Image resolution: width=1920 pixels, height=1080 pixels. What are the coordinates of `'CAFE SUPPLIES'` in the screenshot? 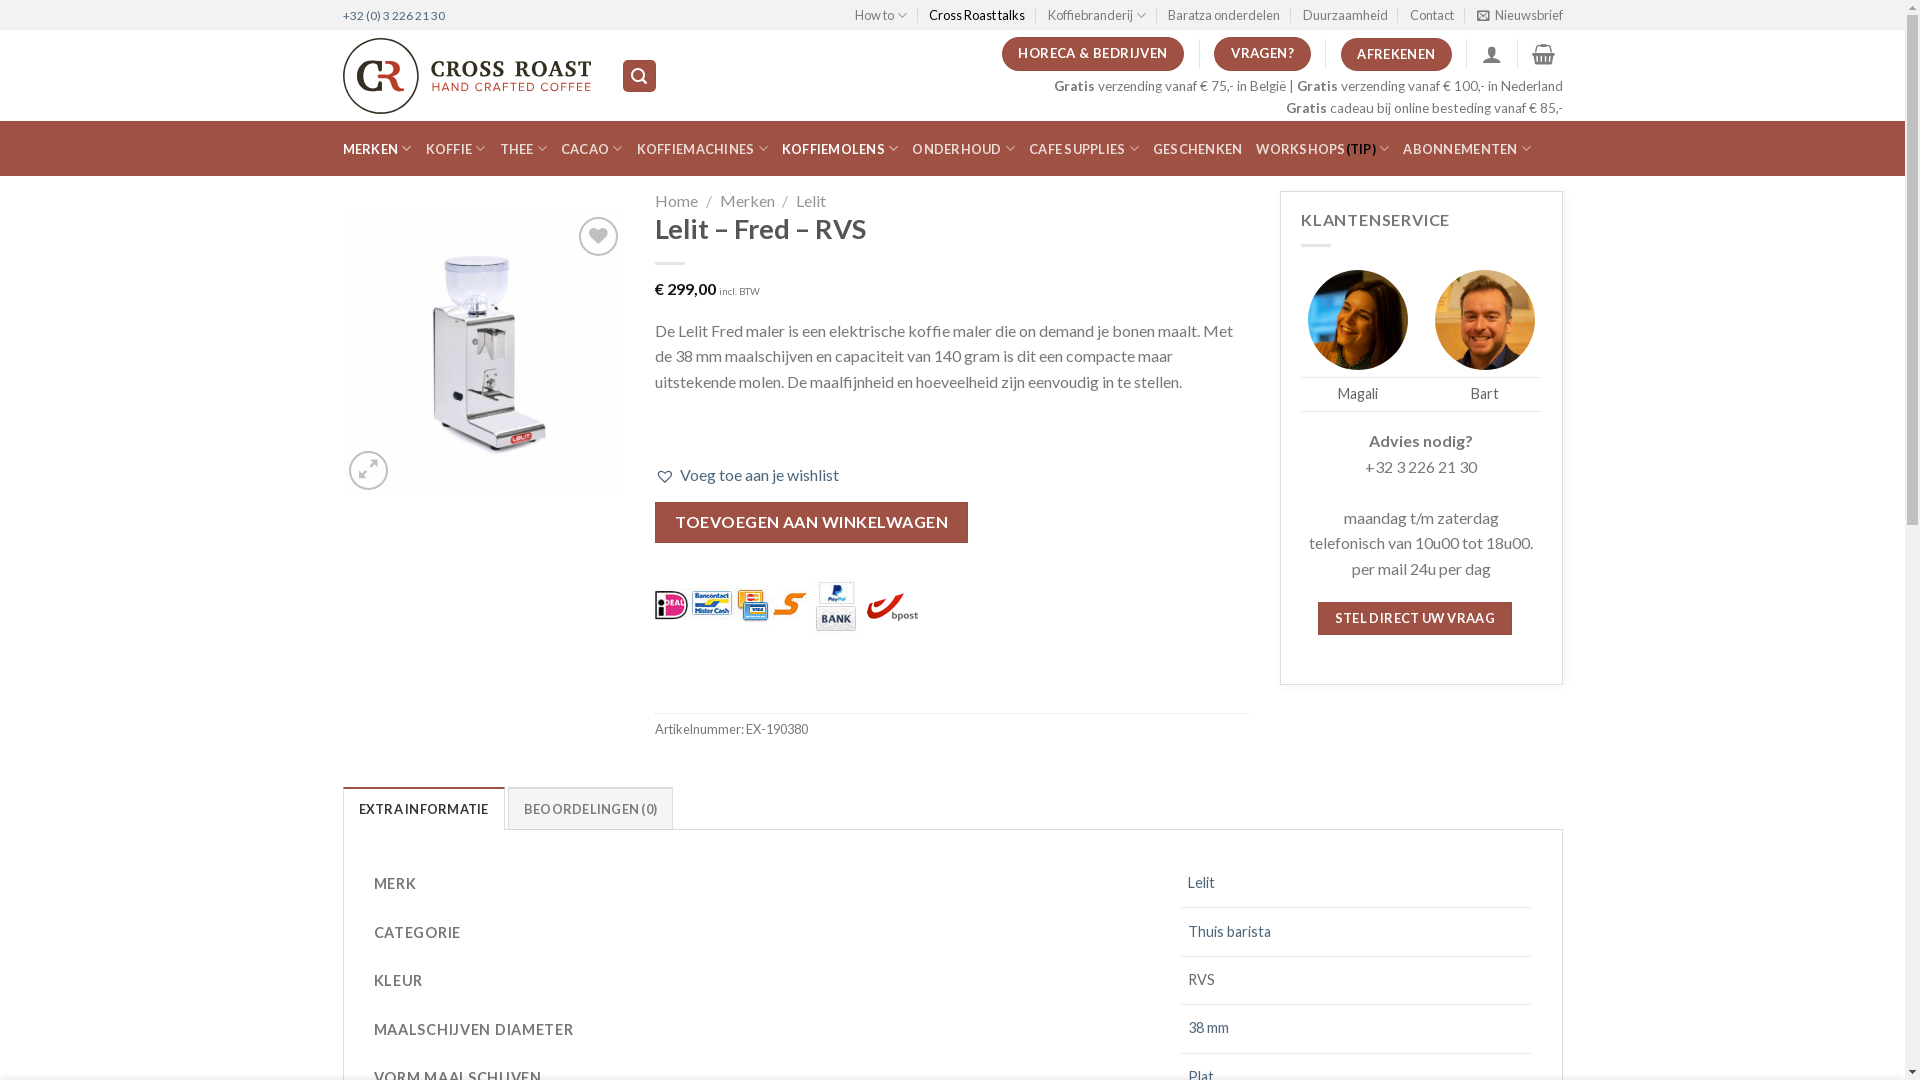 It's located at (1083, 148).